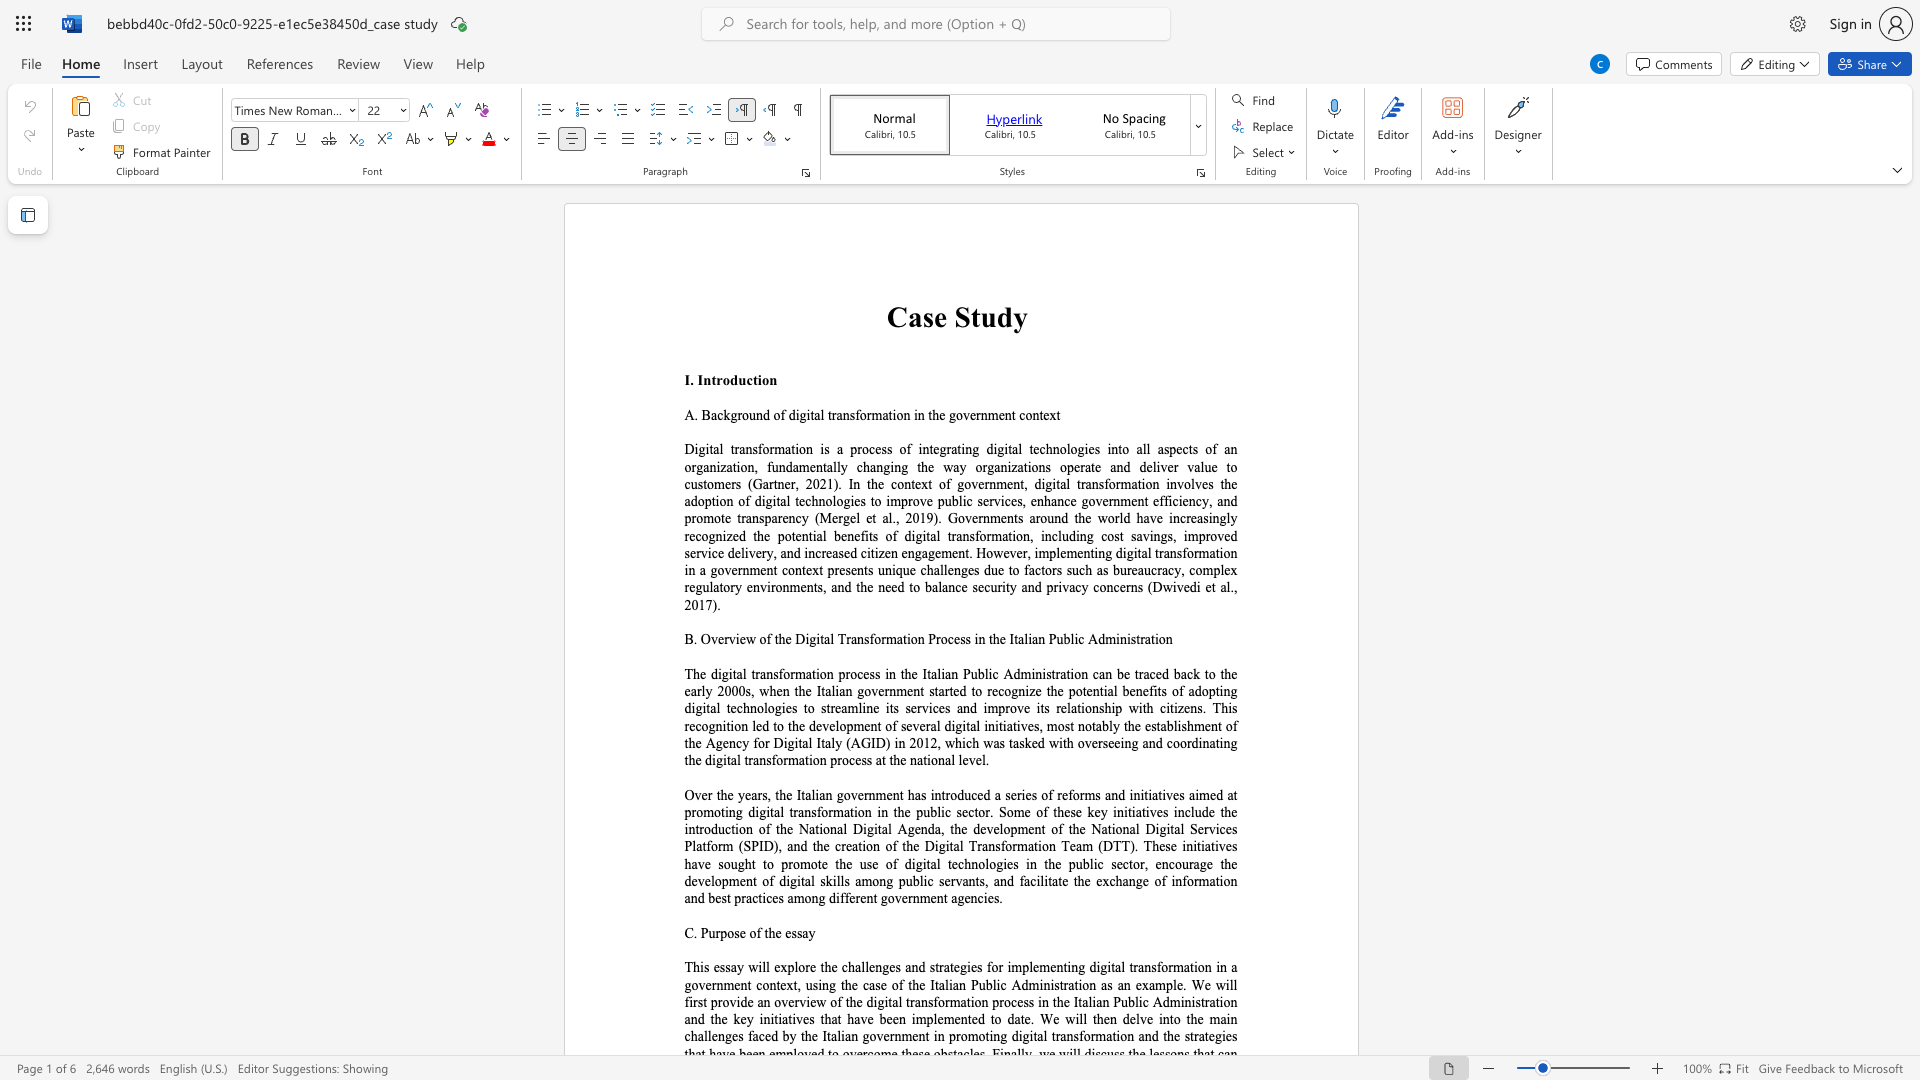  What do you see at coordinates (1054, 535) in the screenshot?
I see `the 1th character "c" in the text` at bounding box center [1054, 535].